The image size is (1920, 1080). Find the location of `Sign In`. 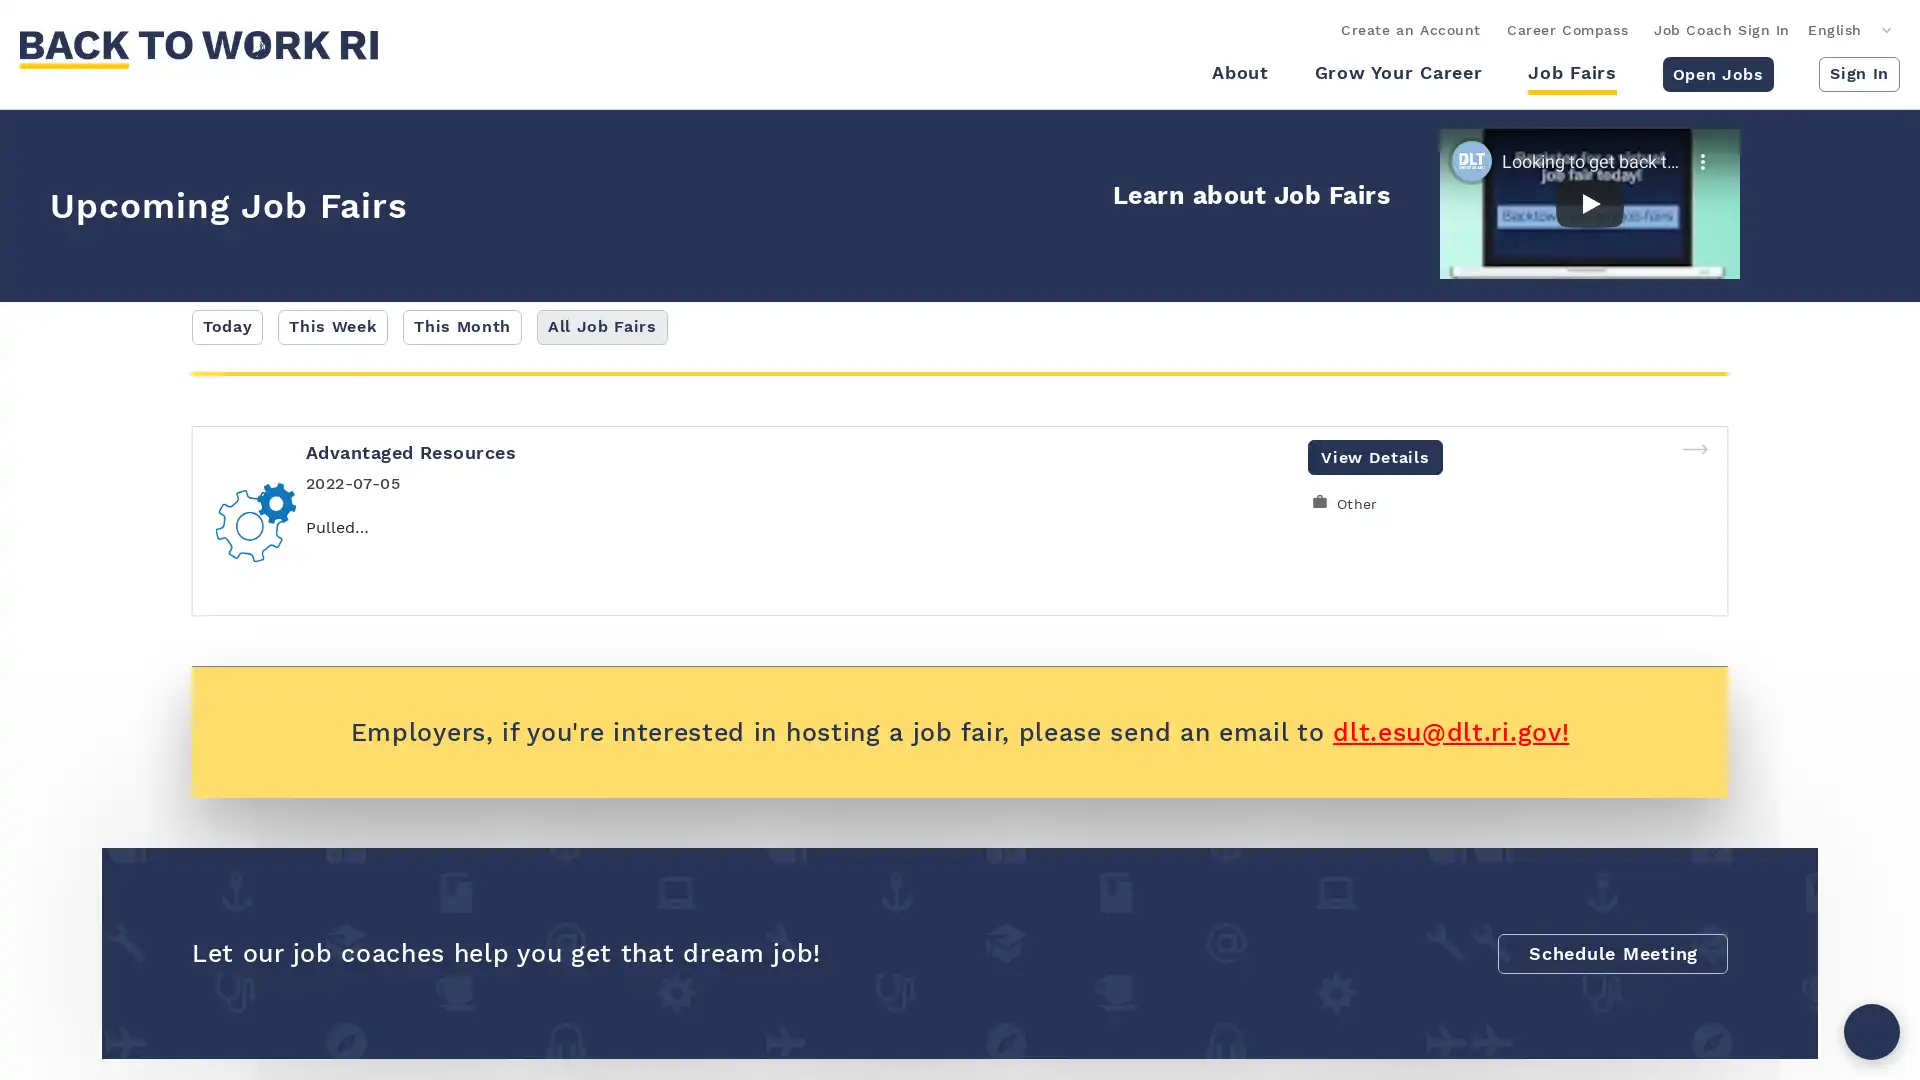

Sign In is located at coordinates (1858, 72).